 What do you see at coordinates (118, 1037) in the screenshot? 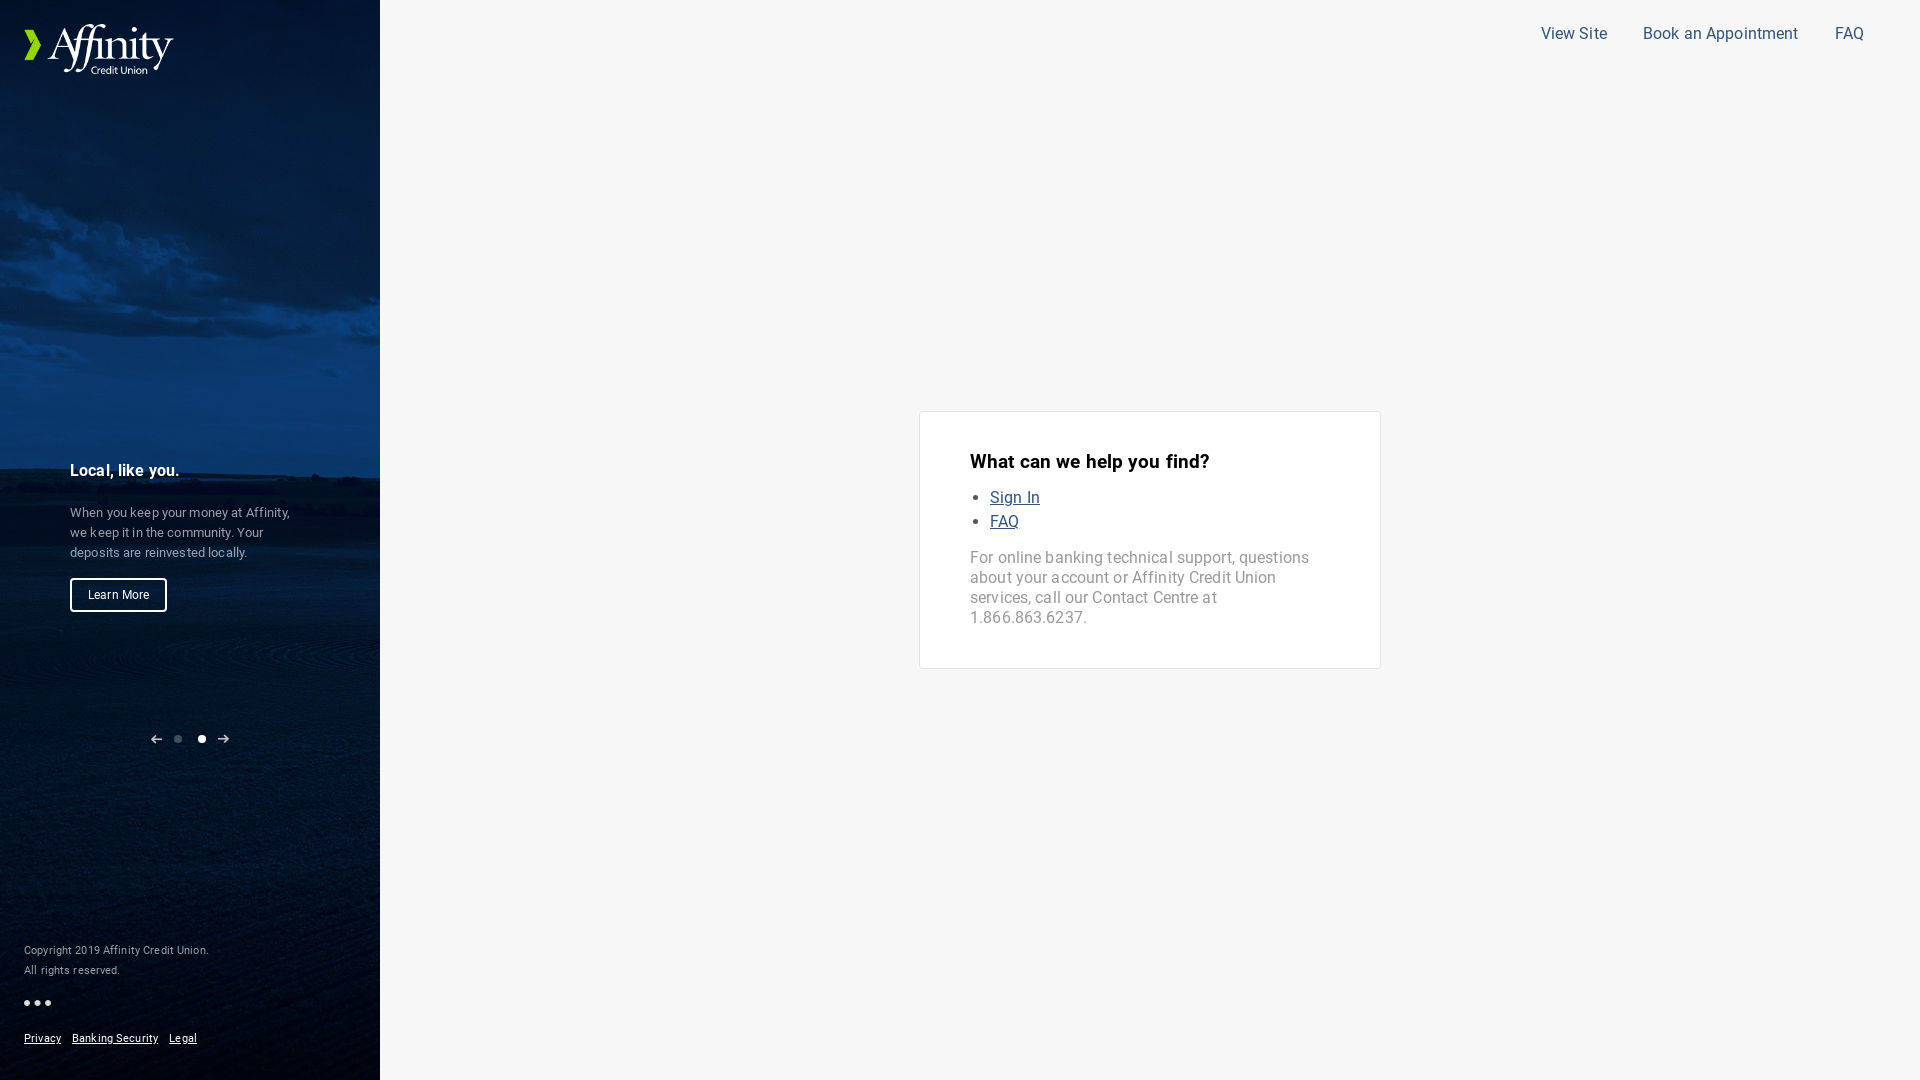
I see `'Banking Security'` at bounding box center [118, 1037].